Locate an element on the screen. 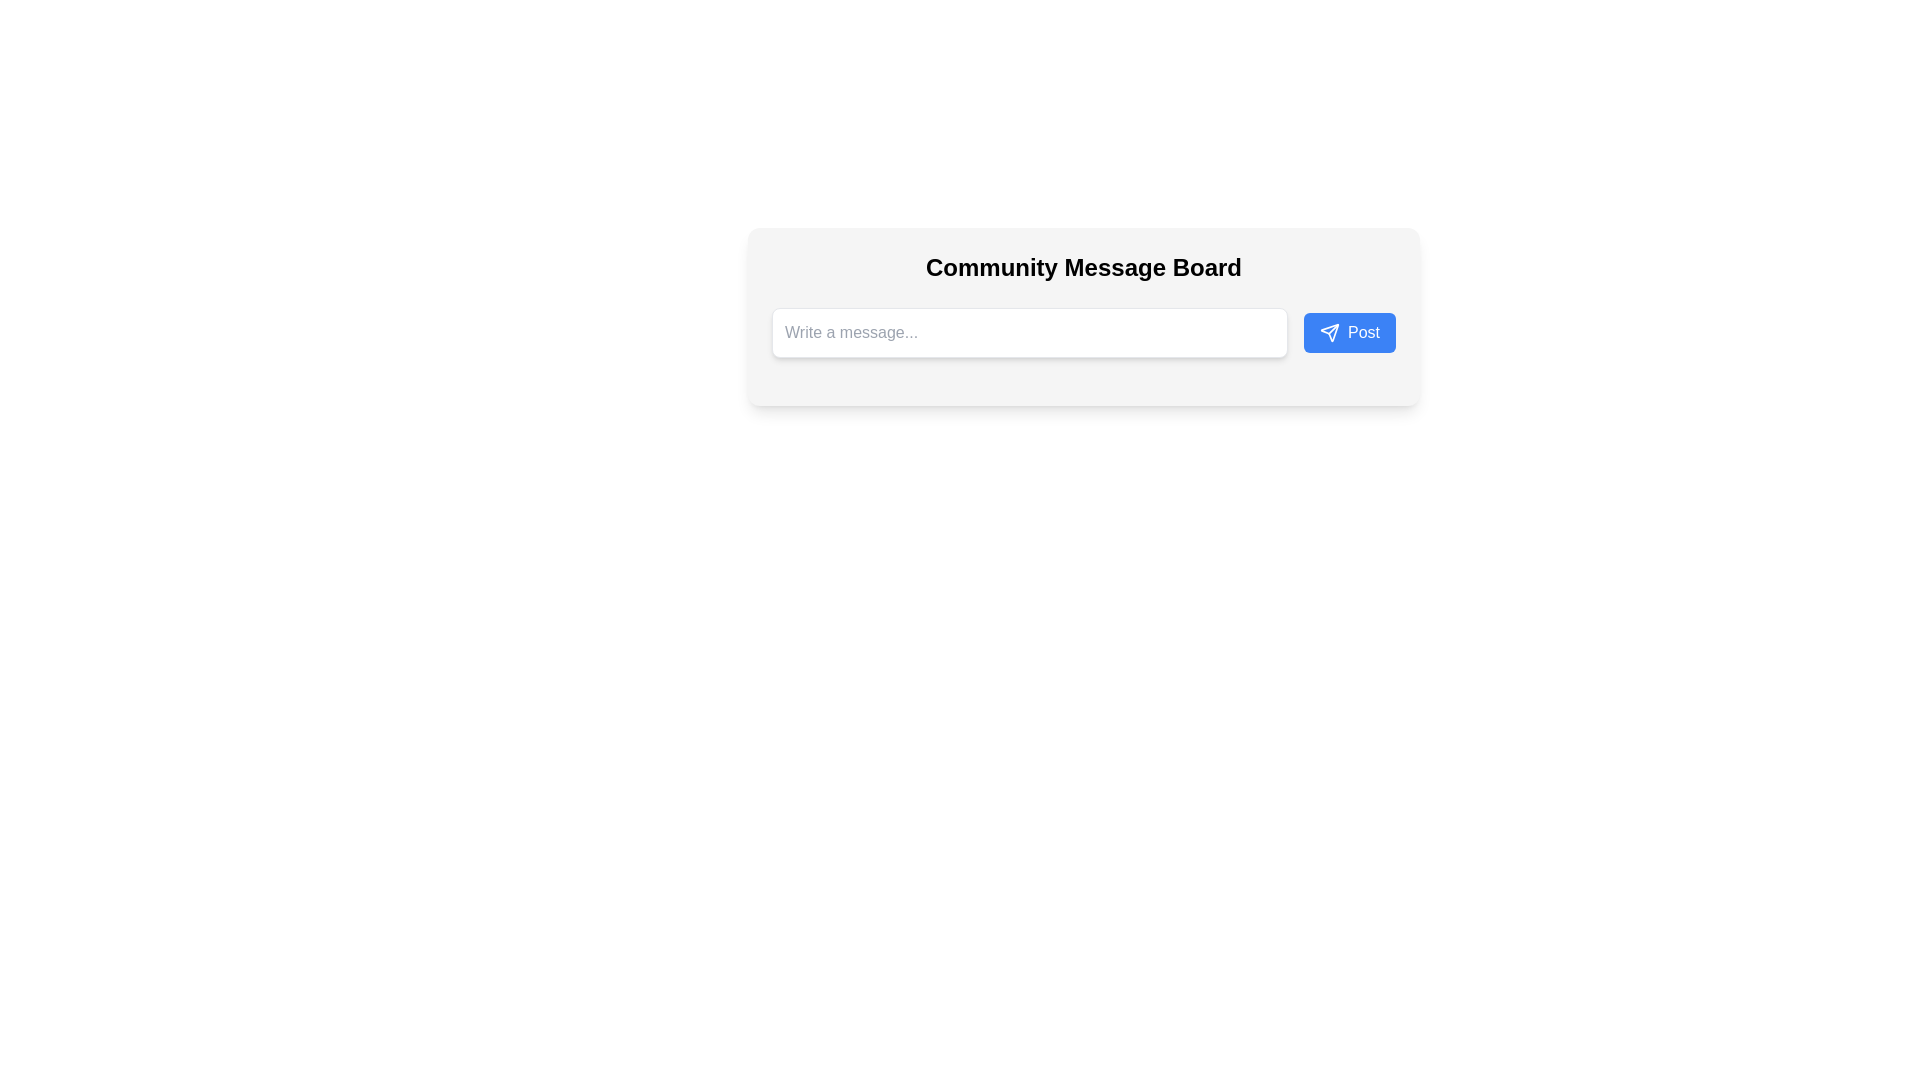 This screenshot has width=1920, height=1080. the paper plane icon located on the right side of the 'Write a message...' input field, slightly to the left of the 'Post' text is located at coordinates (1329, 331).